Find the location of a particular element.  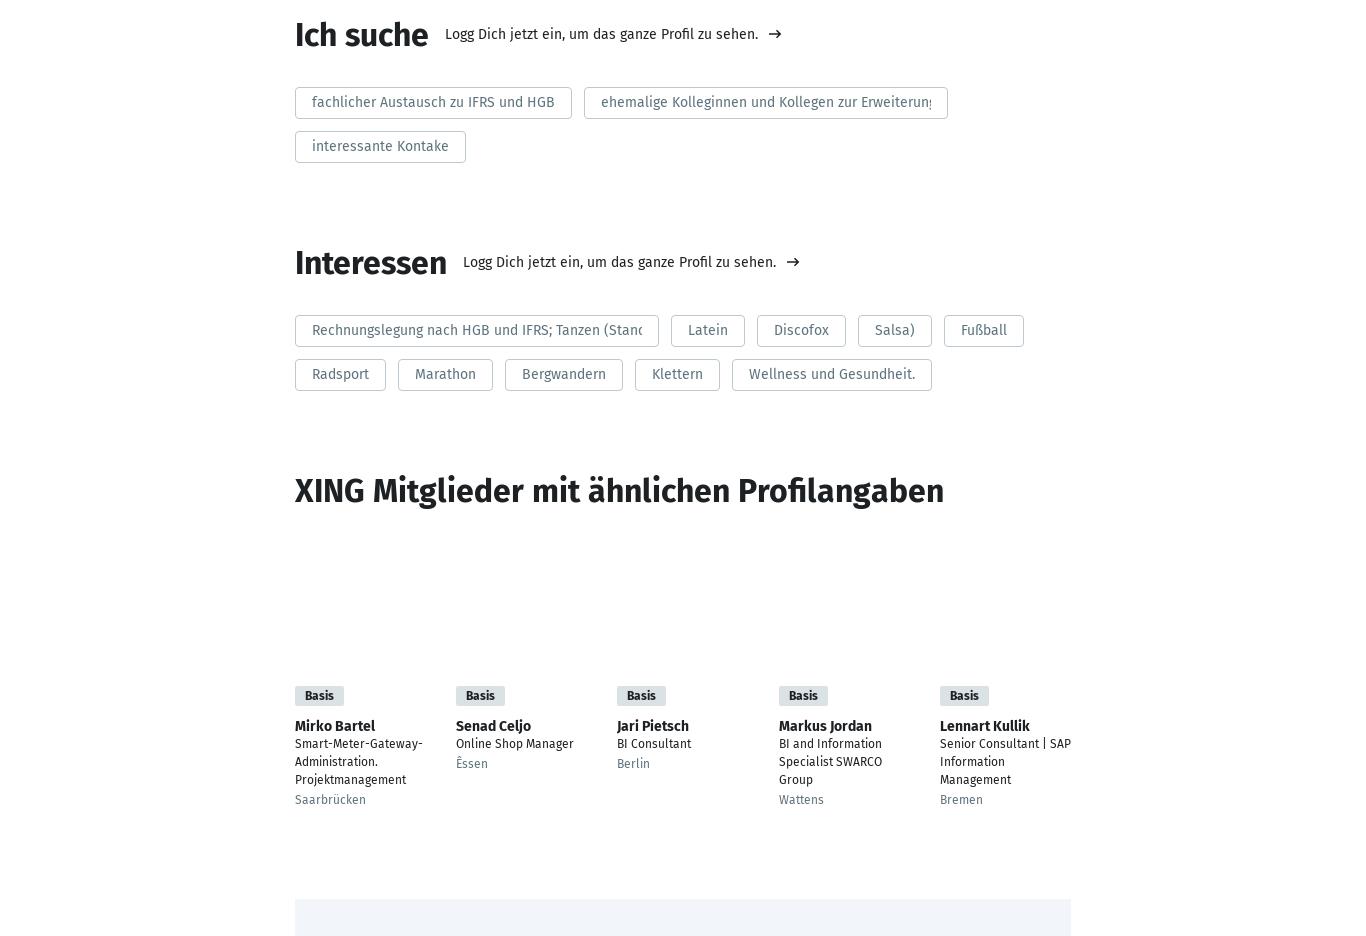

'Senad Celjo' is located at coordinates (493, 724).